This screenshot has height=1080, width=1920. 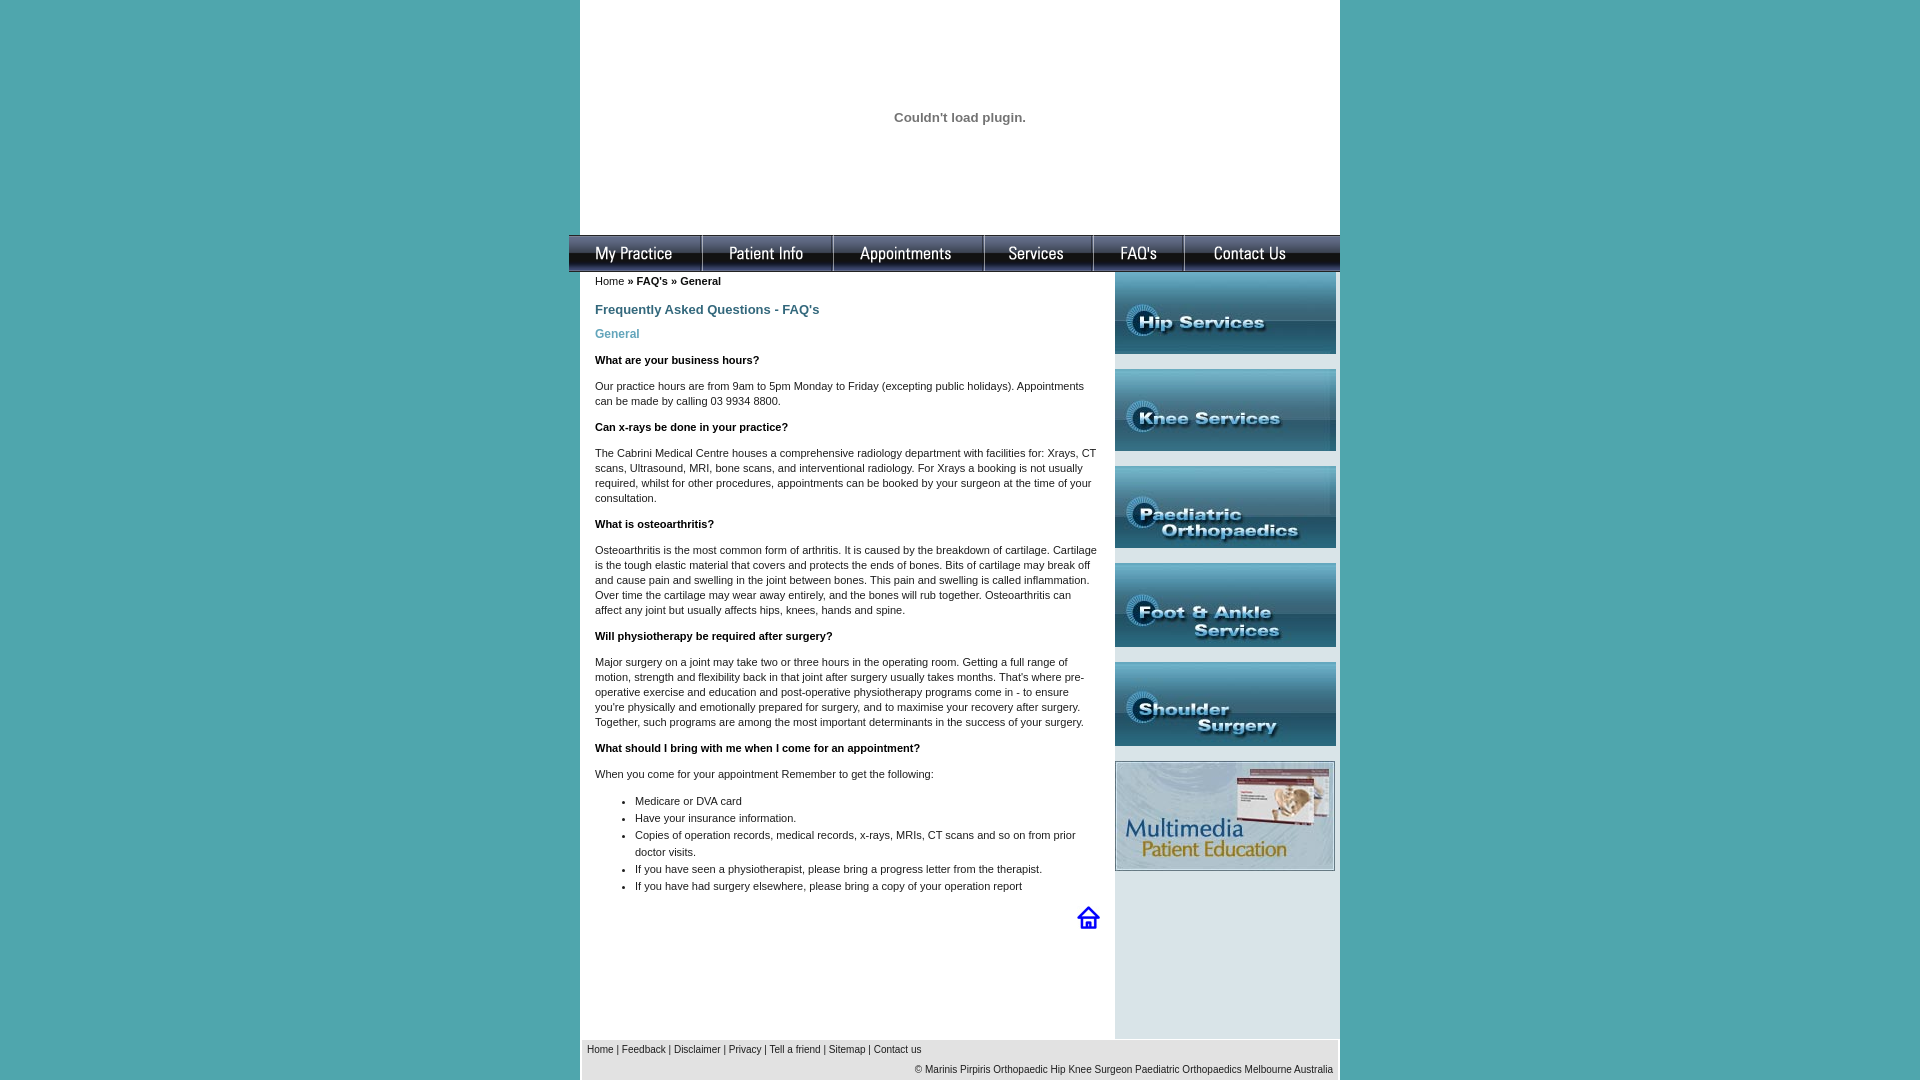 What do you see at coordinates (599, 1048) in the screenshot?
I see `'Home'` at bounding box center [599, 1048].